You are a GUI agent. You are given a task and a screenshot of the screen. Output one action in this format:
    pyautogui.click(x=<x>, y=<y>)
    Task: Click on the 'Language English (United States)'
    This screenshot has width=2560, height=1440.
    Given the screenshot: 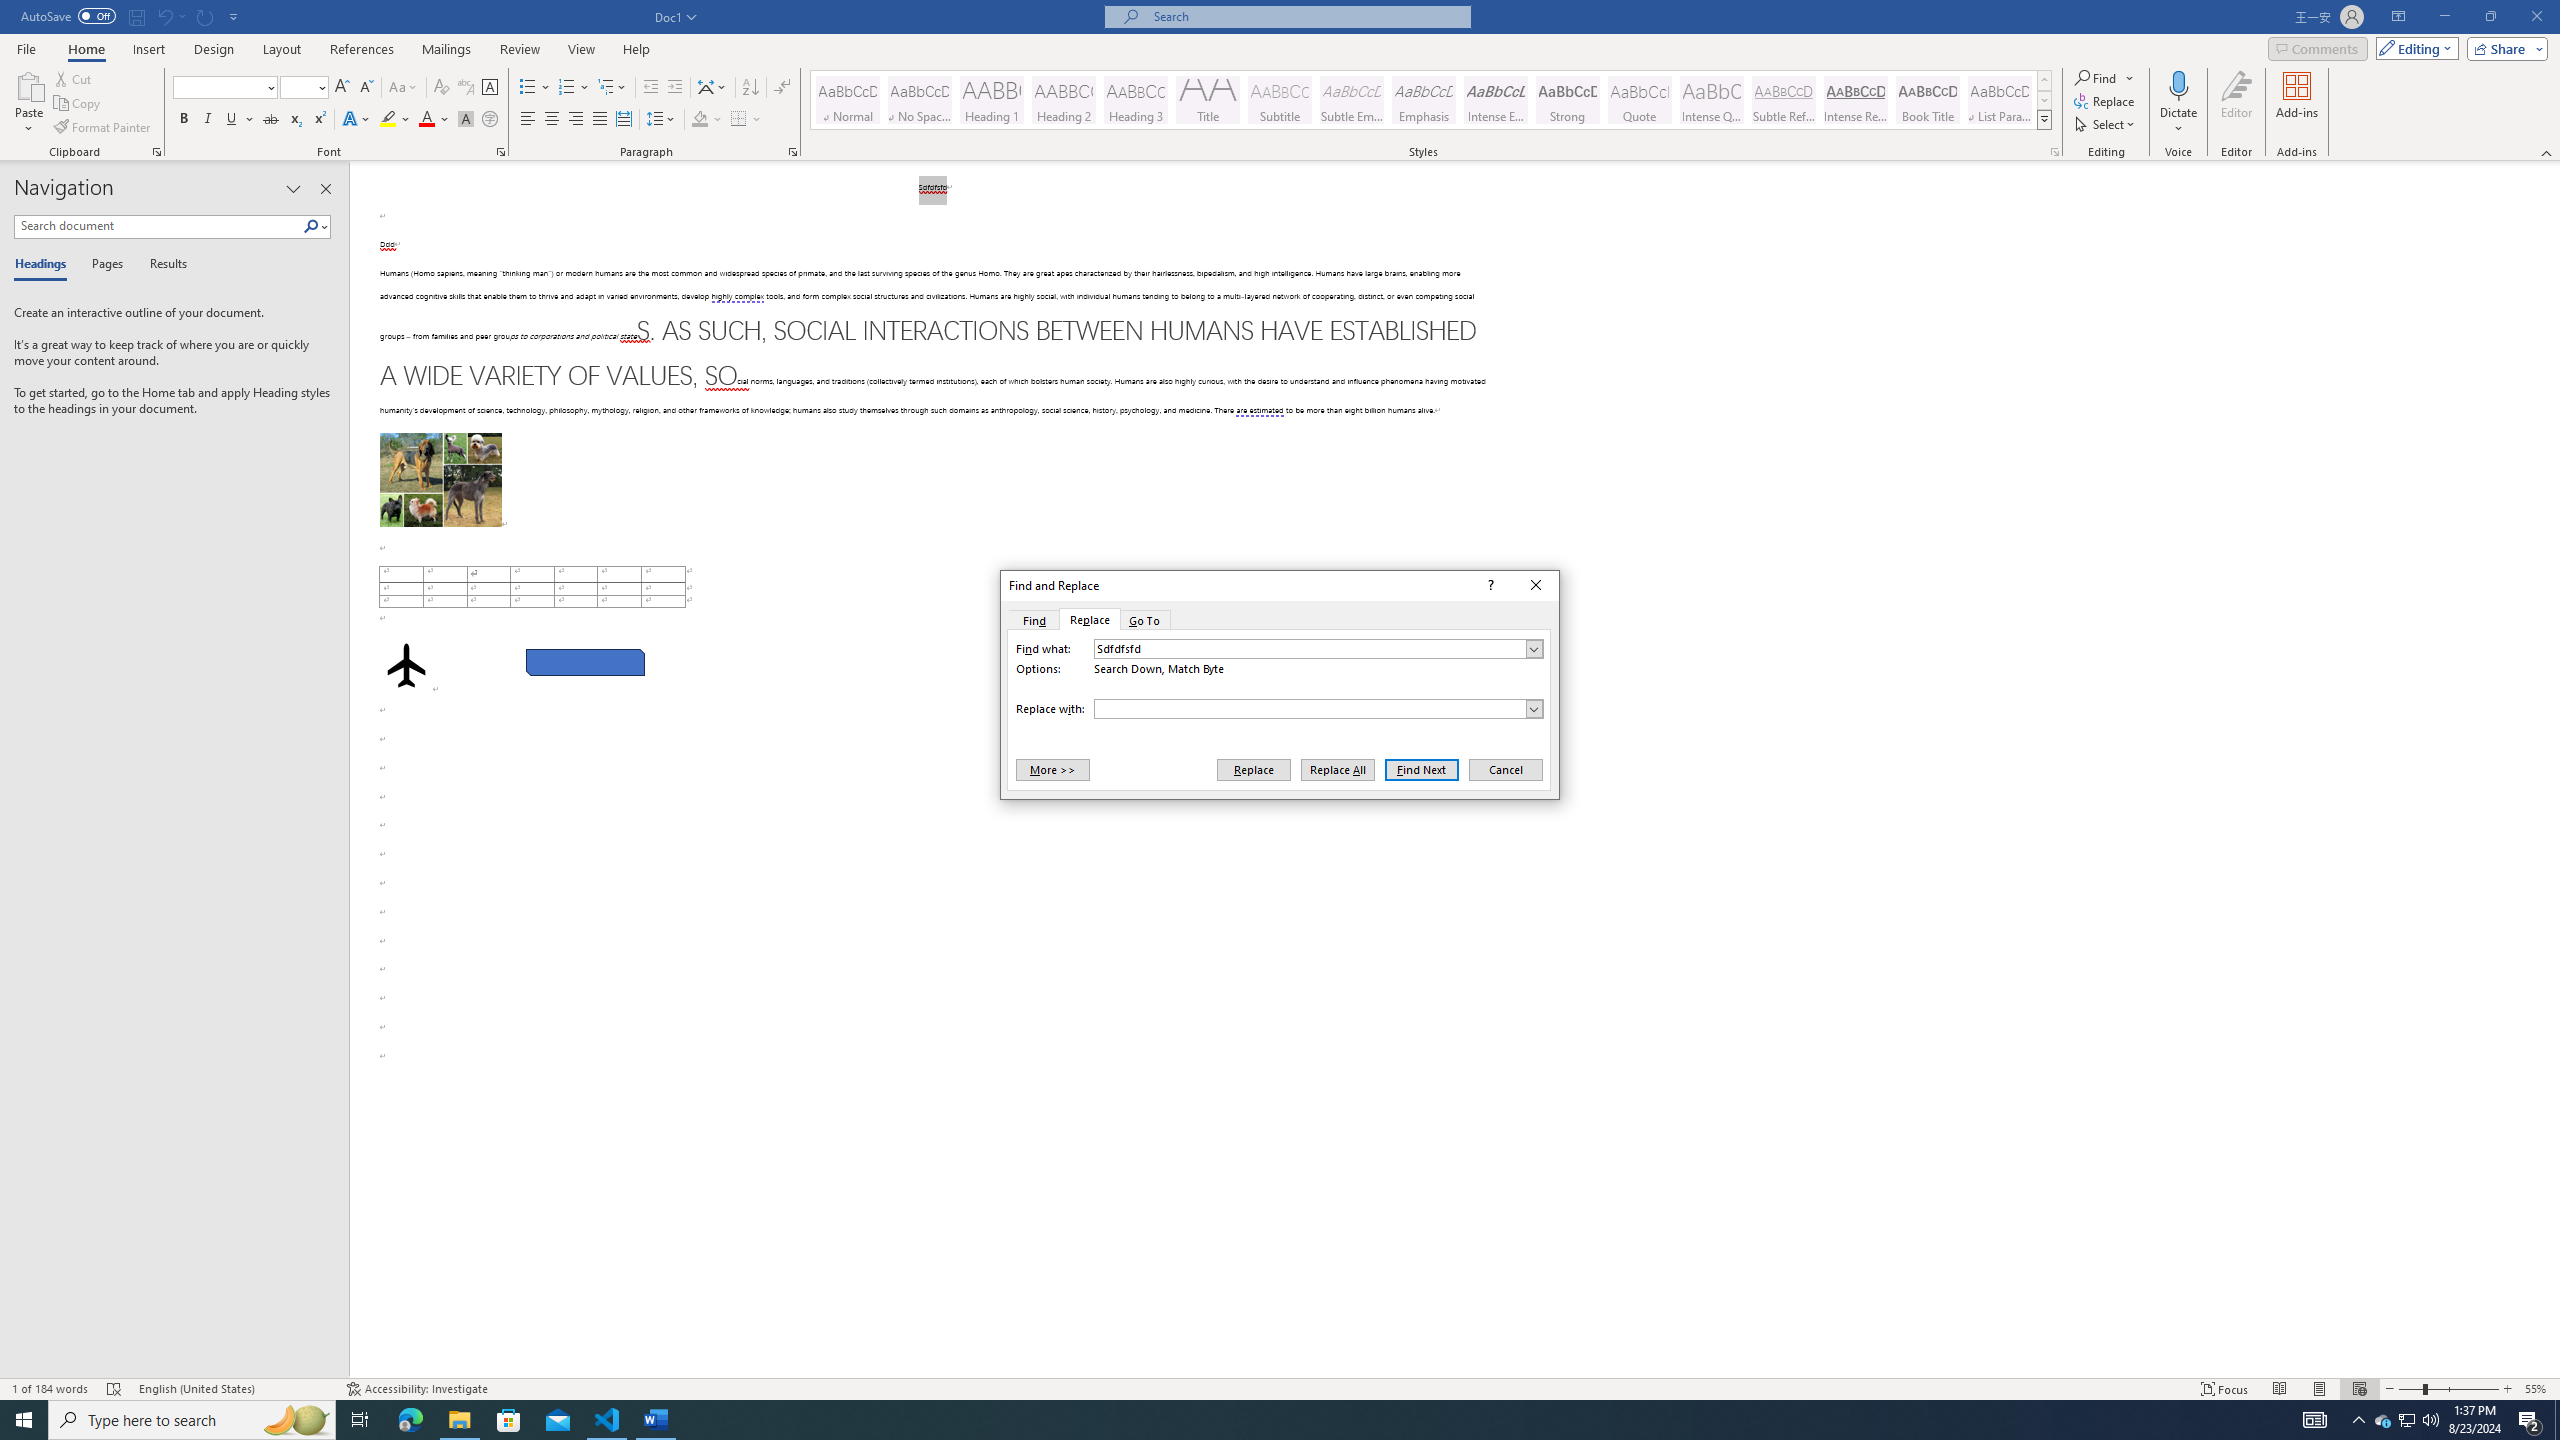 What is the action you would take?
    pyautogui.click(x=232, y=1389)
    